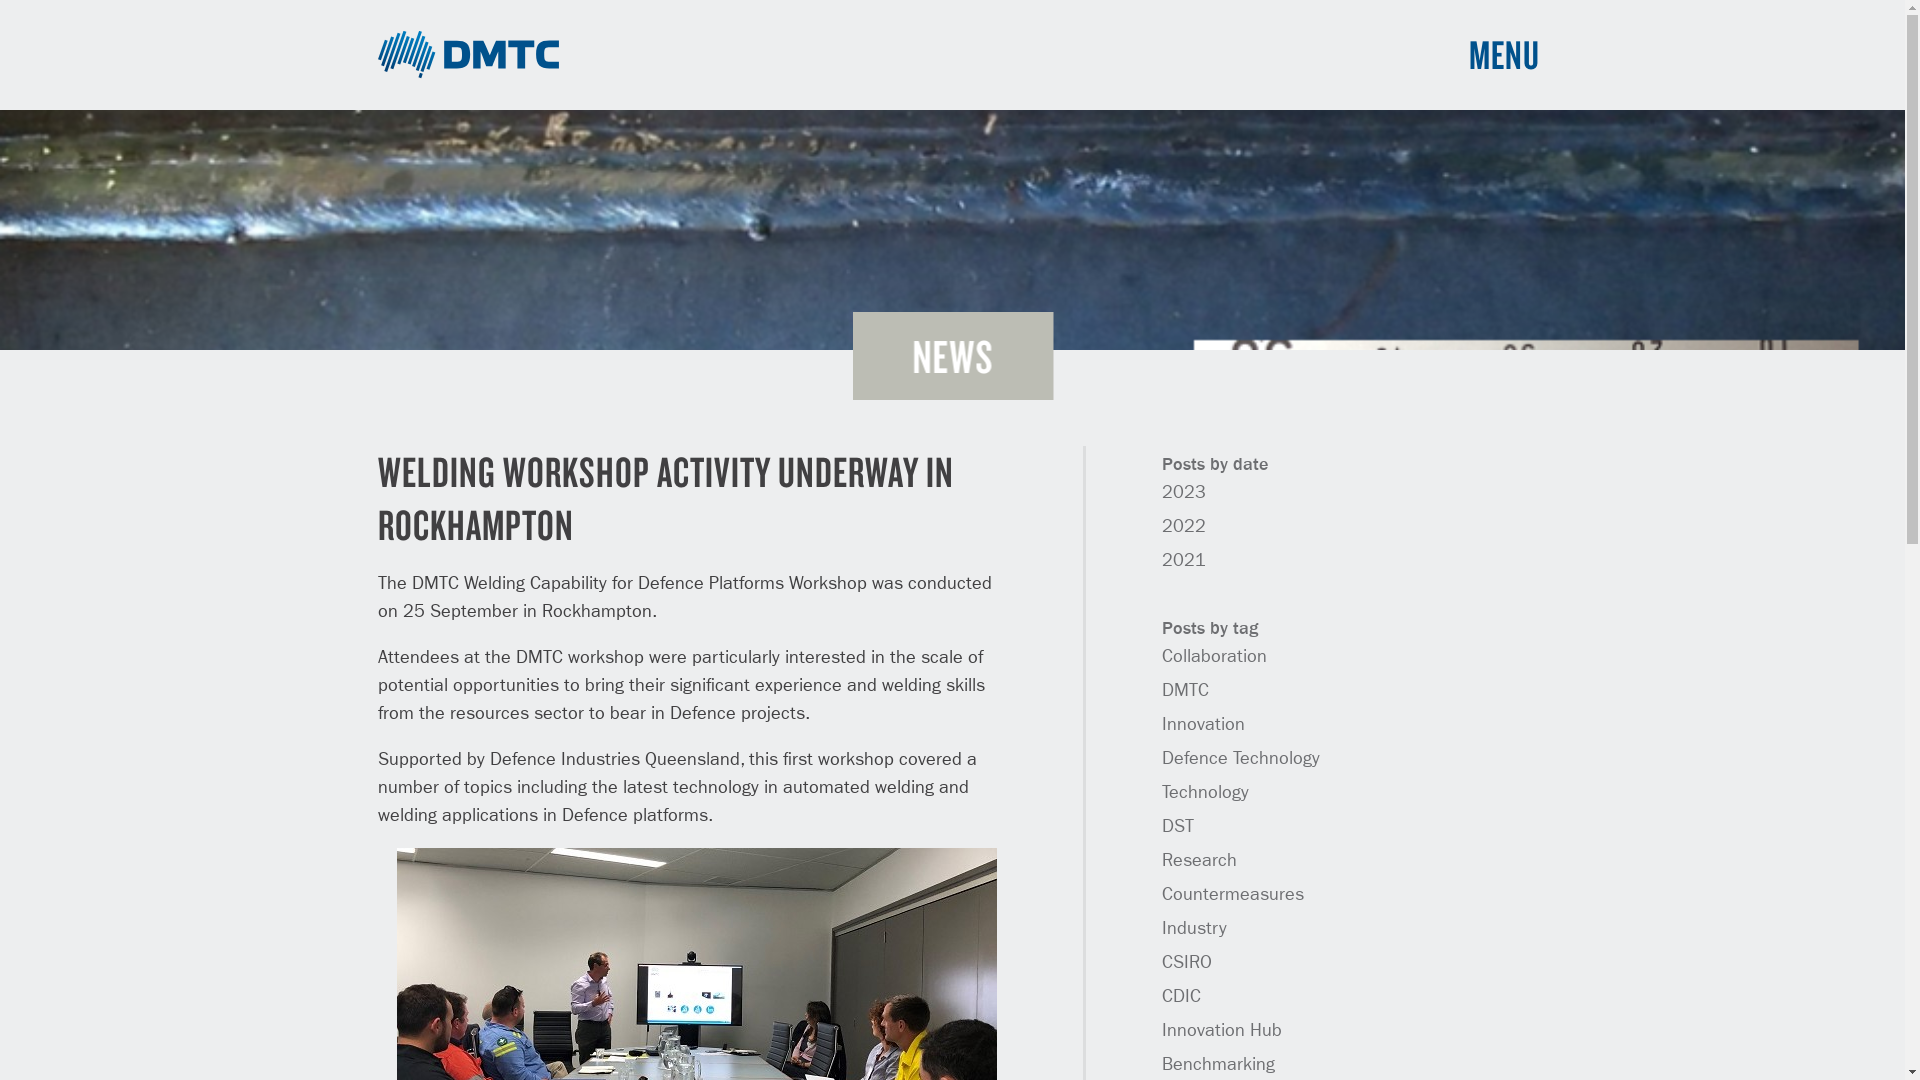  What do you see at coordinates (951, 354) in the screenshot?
I see `'NEWS'` at bounding box center [951, 354].